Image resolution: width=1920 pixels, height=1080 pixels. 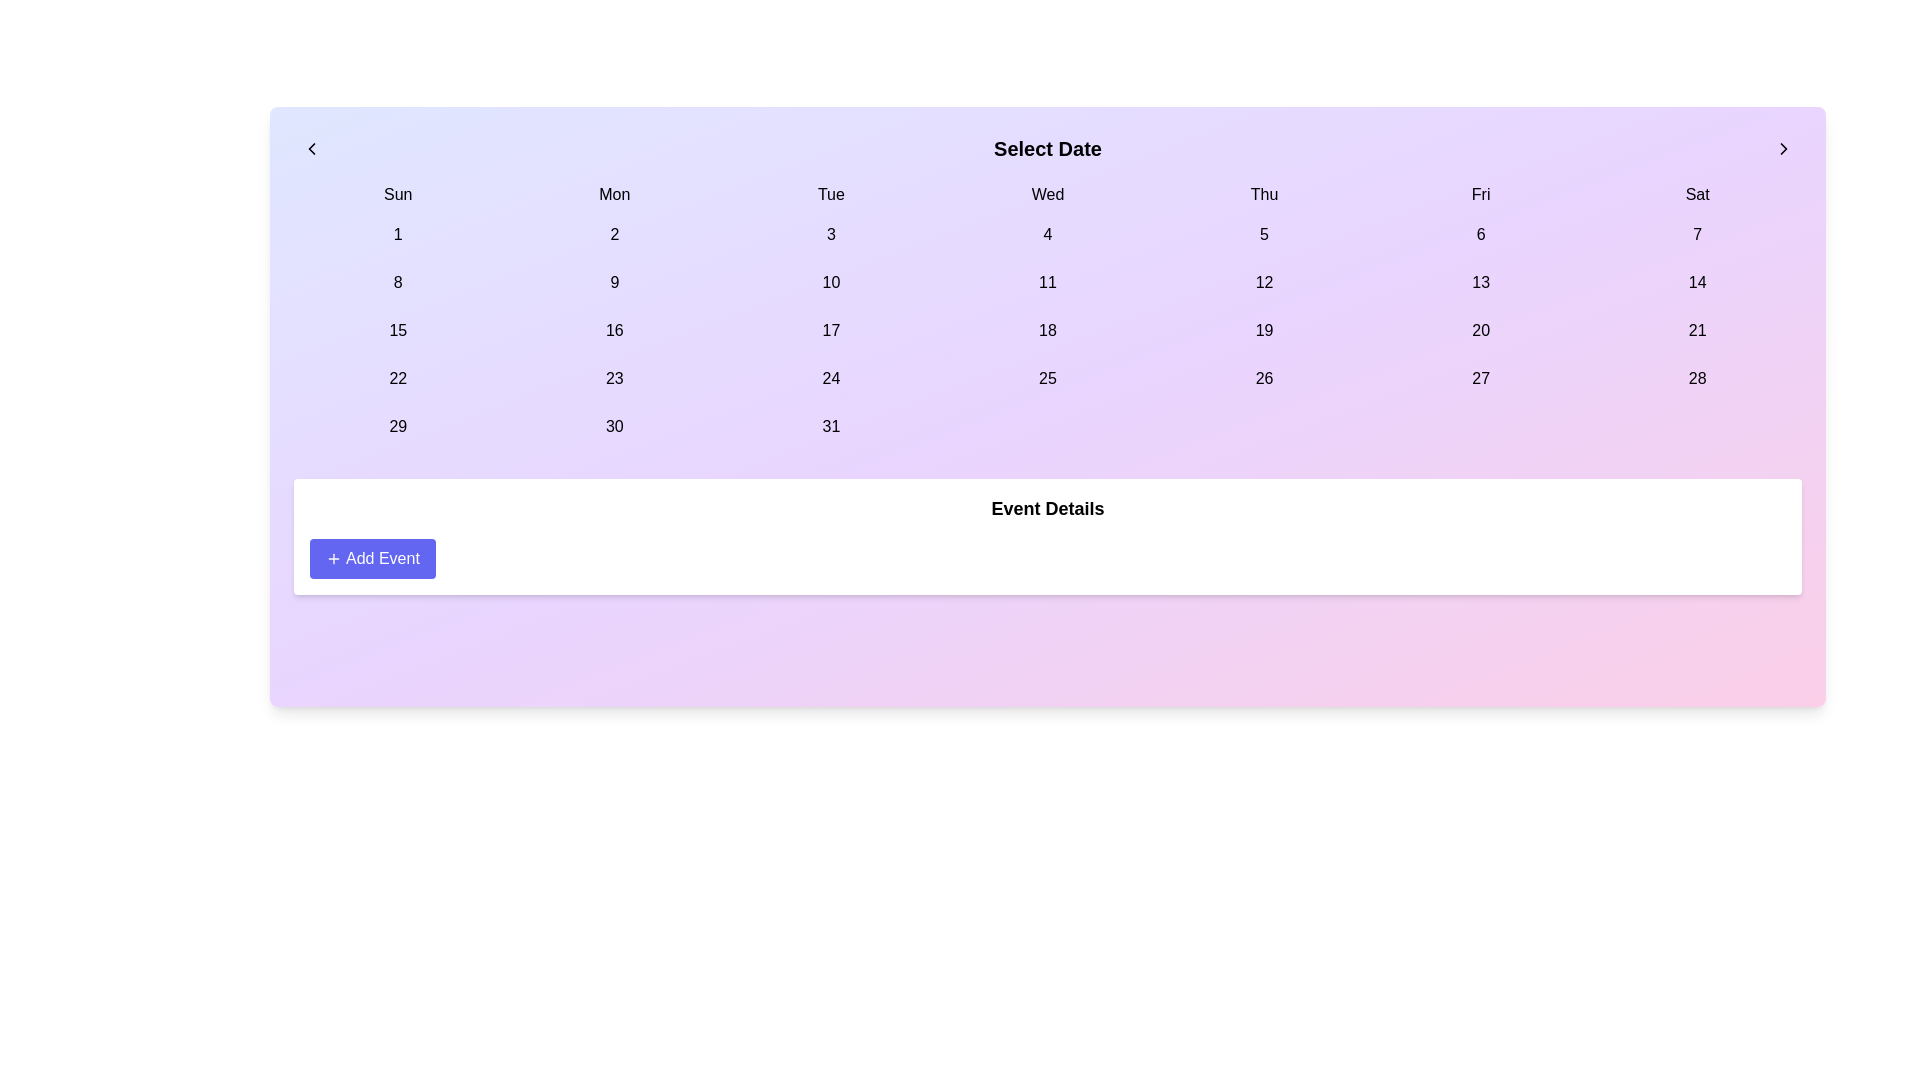 What do you see at coordinates (831, 378) in the screenshot?
I see `the calendar date displaying '24', which is located in the sixth column and fourth row of the calendar layout` at bounding box center [831, 378].